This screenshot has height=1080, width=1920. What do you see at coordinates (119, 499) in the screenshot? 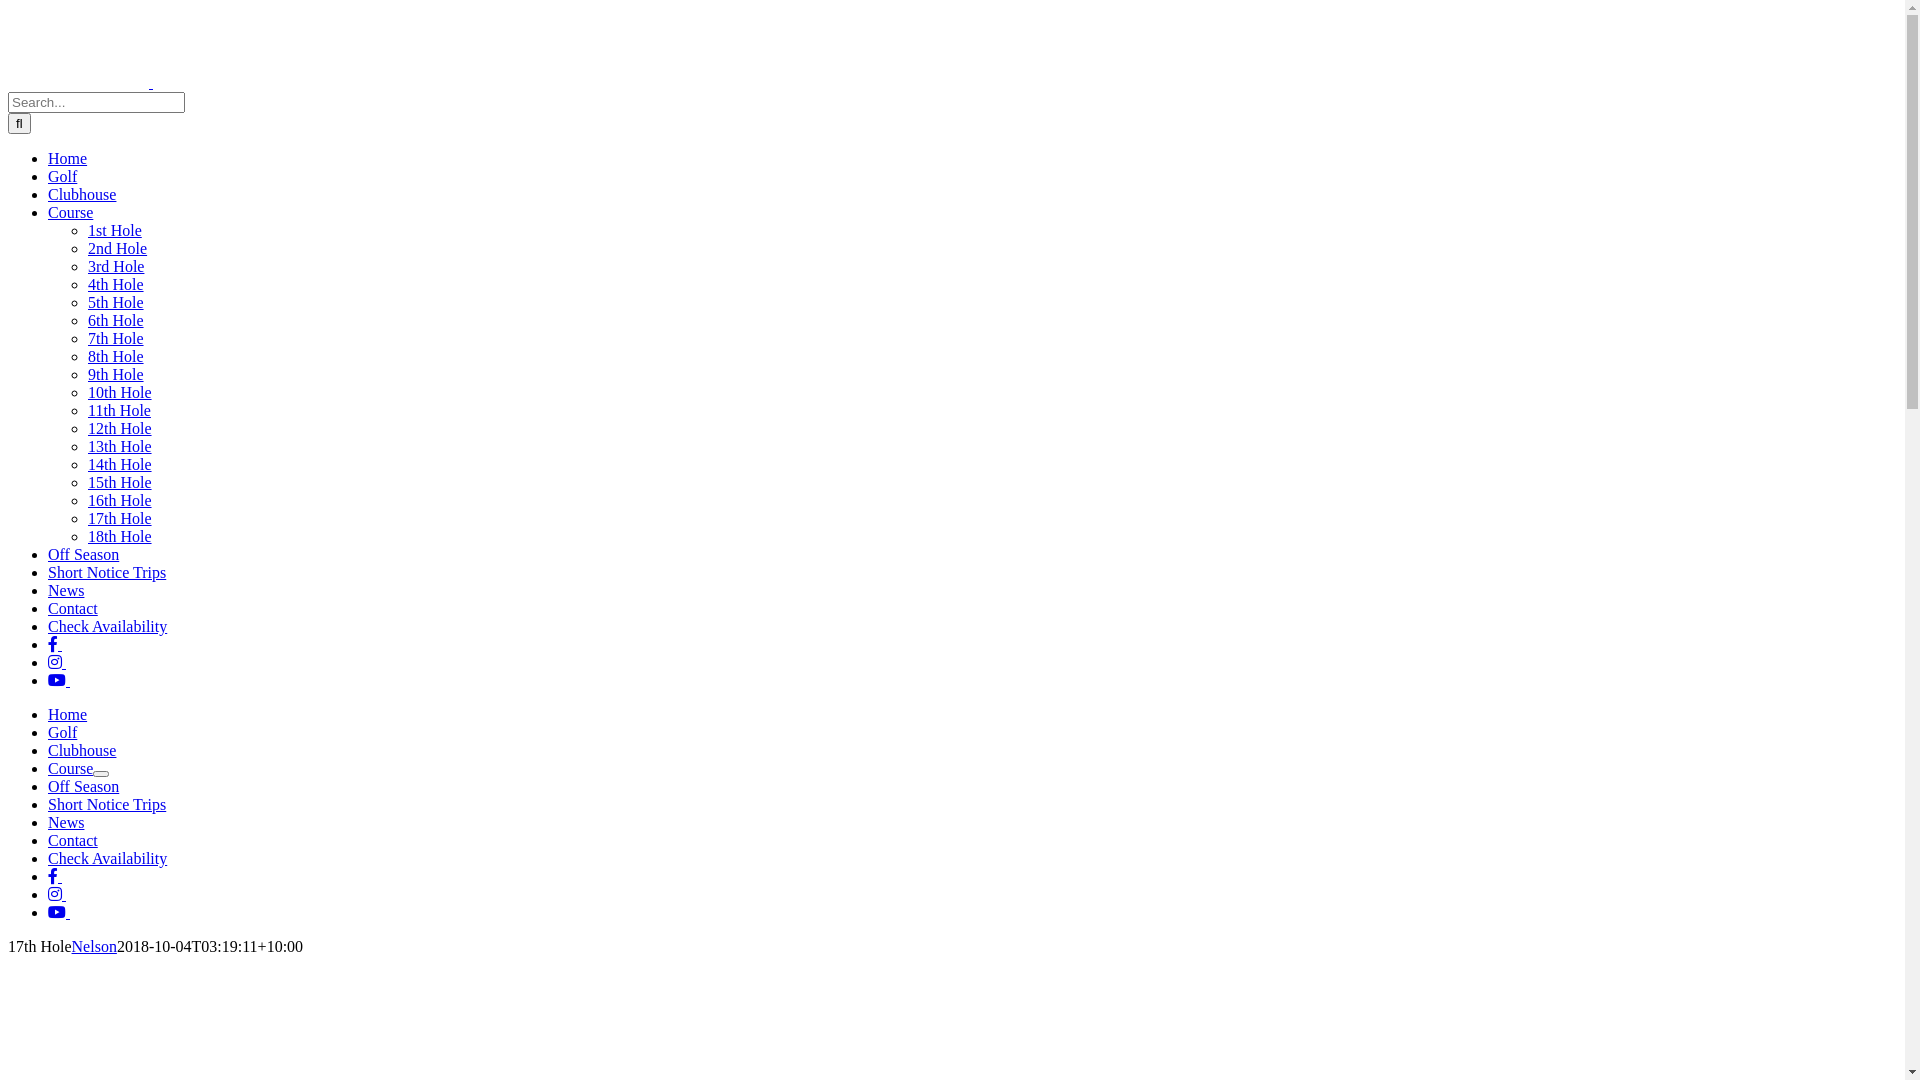
I see `'16th Hole'` at bounding box center [119, 499].